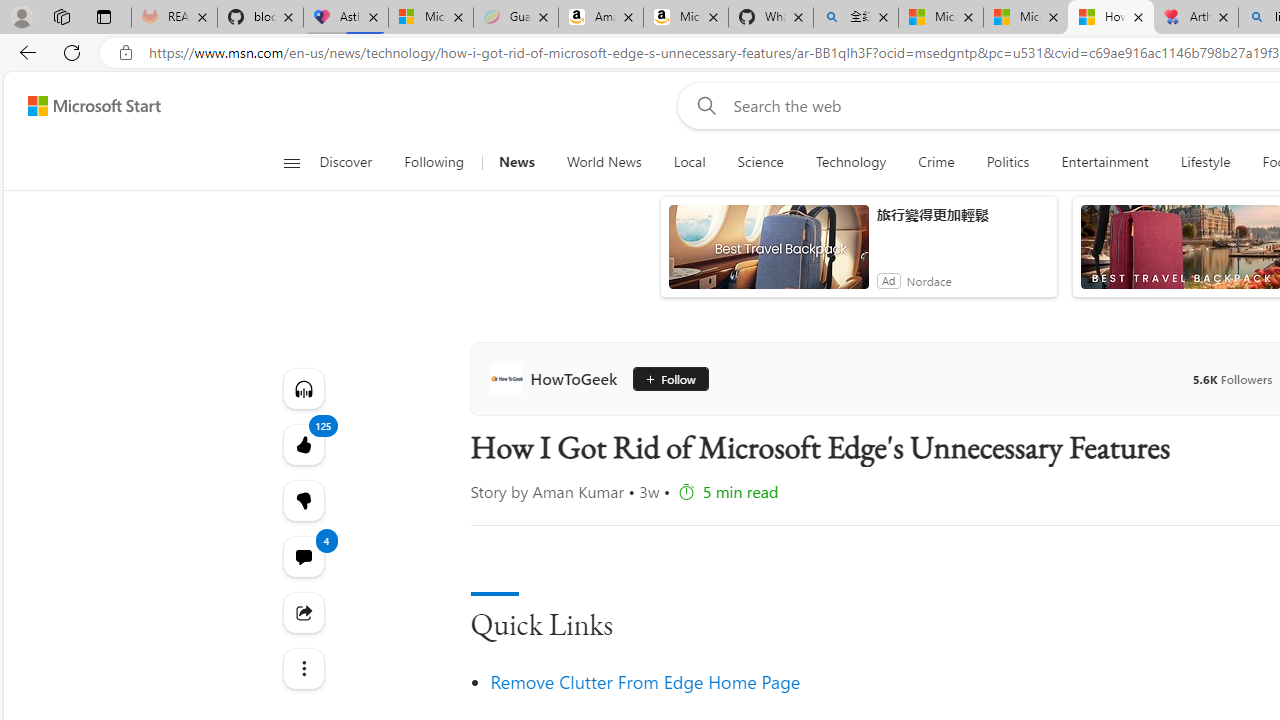  What do you see at coordinates (887, 280) in the screenshot?
I see `'Ad'` at bounding box center [887, 280].